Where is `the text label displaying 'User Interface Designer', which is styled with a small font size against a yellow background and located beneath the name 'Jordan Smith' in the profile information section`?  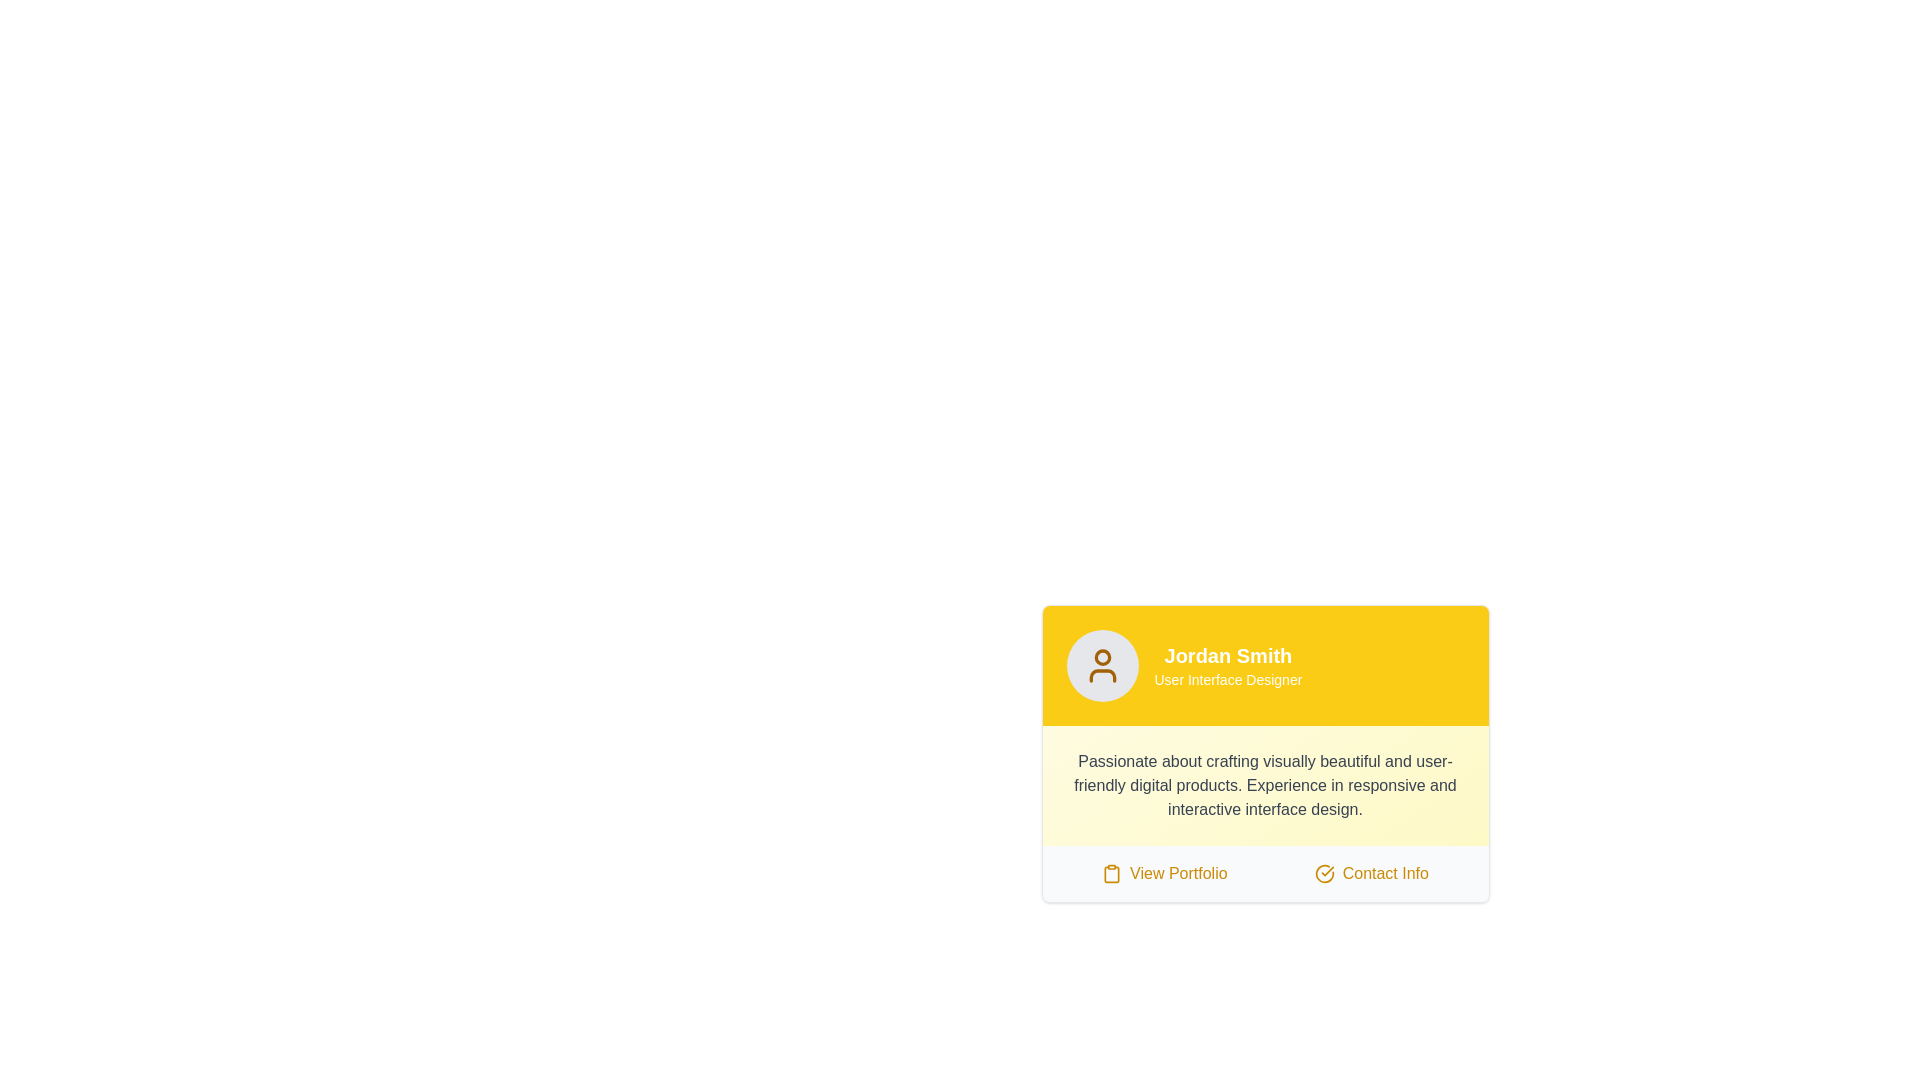
the text label displaying 'User Interface Designer', which is styled with a small font size against a yellow background and located beneath the name 'Jordan Smith' in the profile information section is located at coordinates (1227, 678).